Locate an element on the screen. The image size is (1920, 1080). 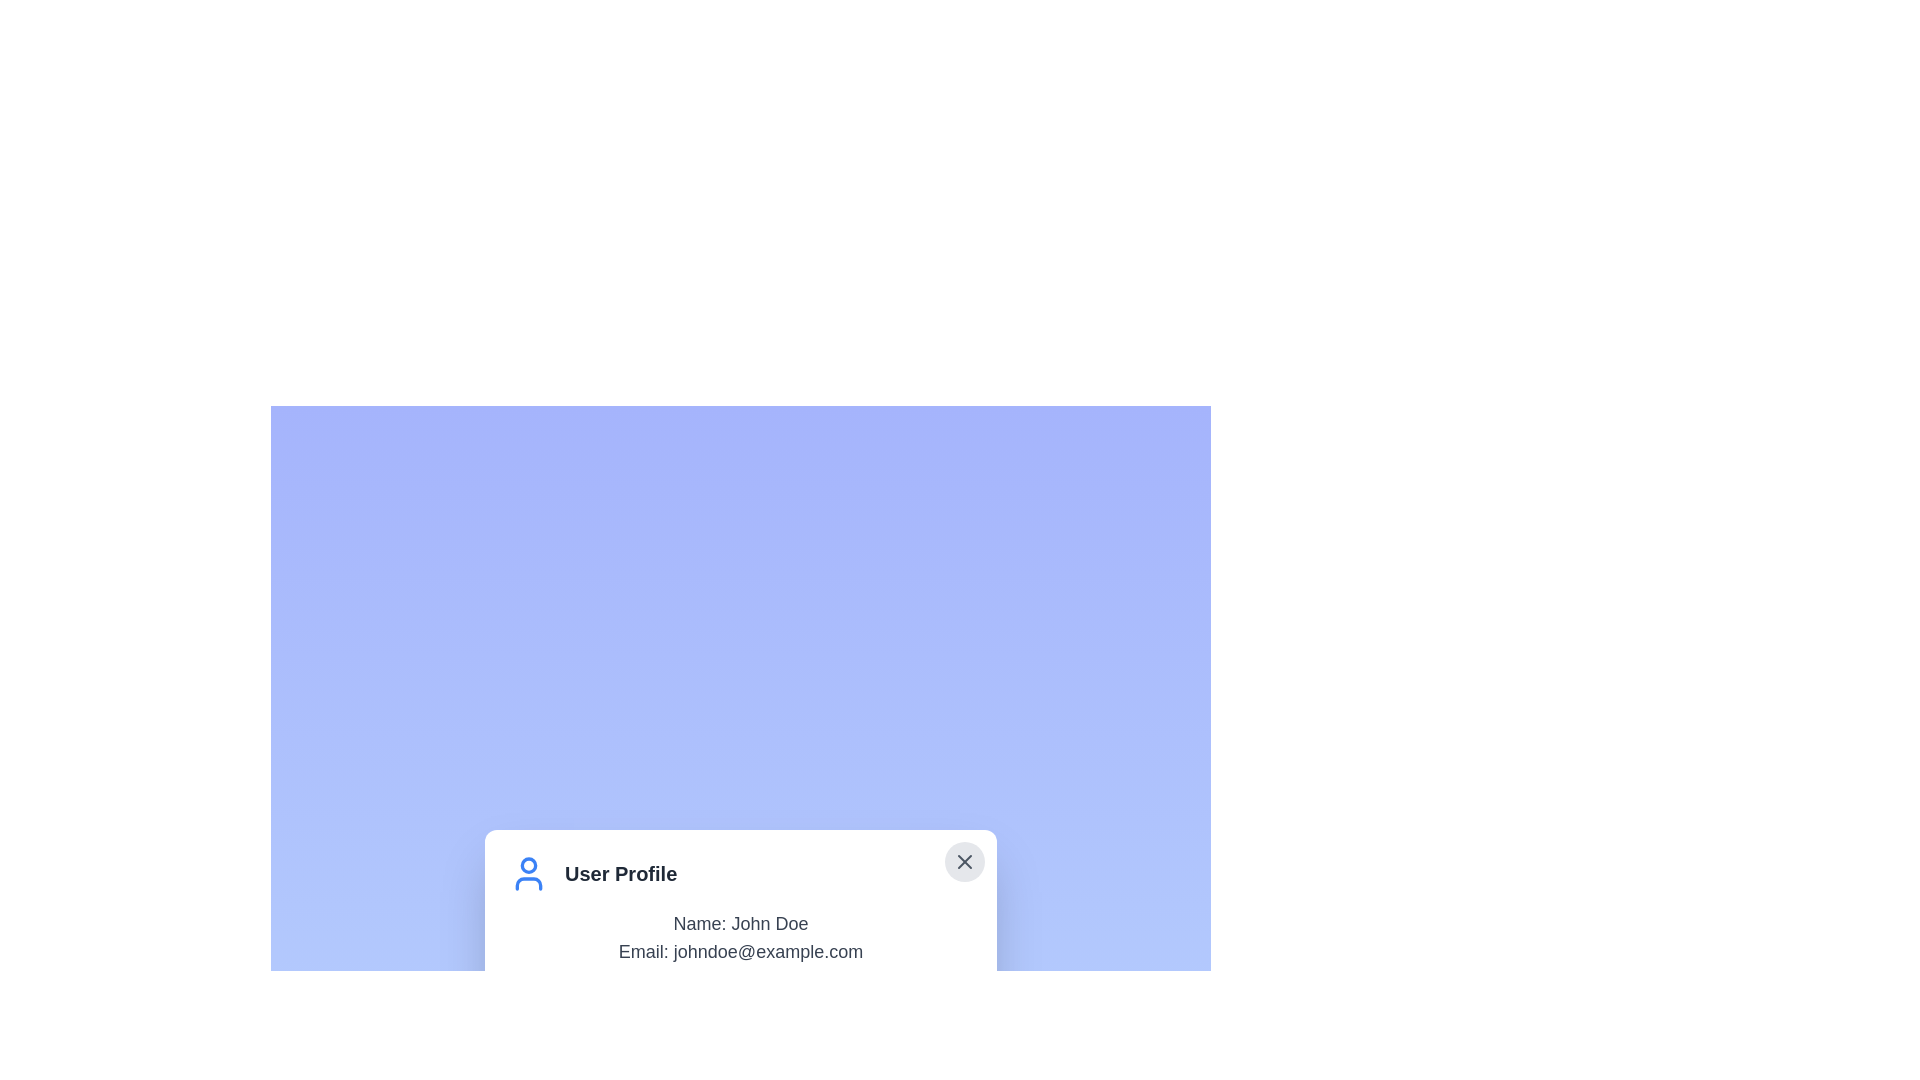
the delete account button located at the bottom-right corner of the user profile card interface to change its background color is located at coordinates (860, 1010).